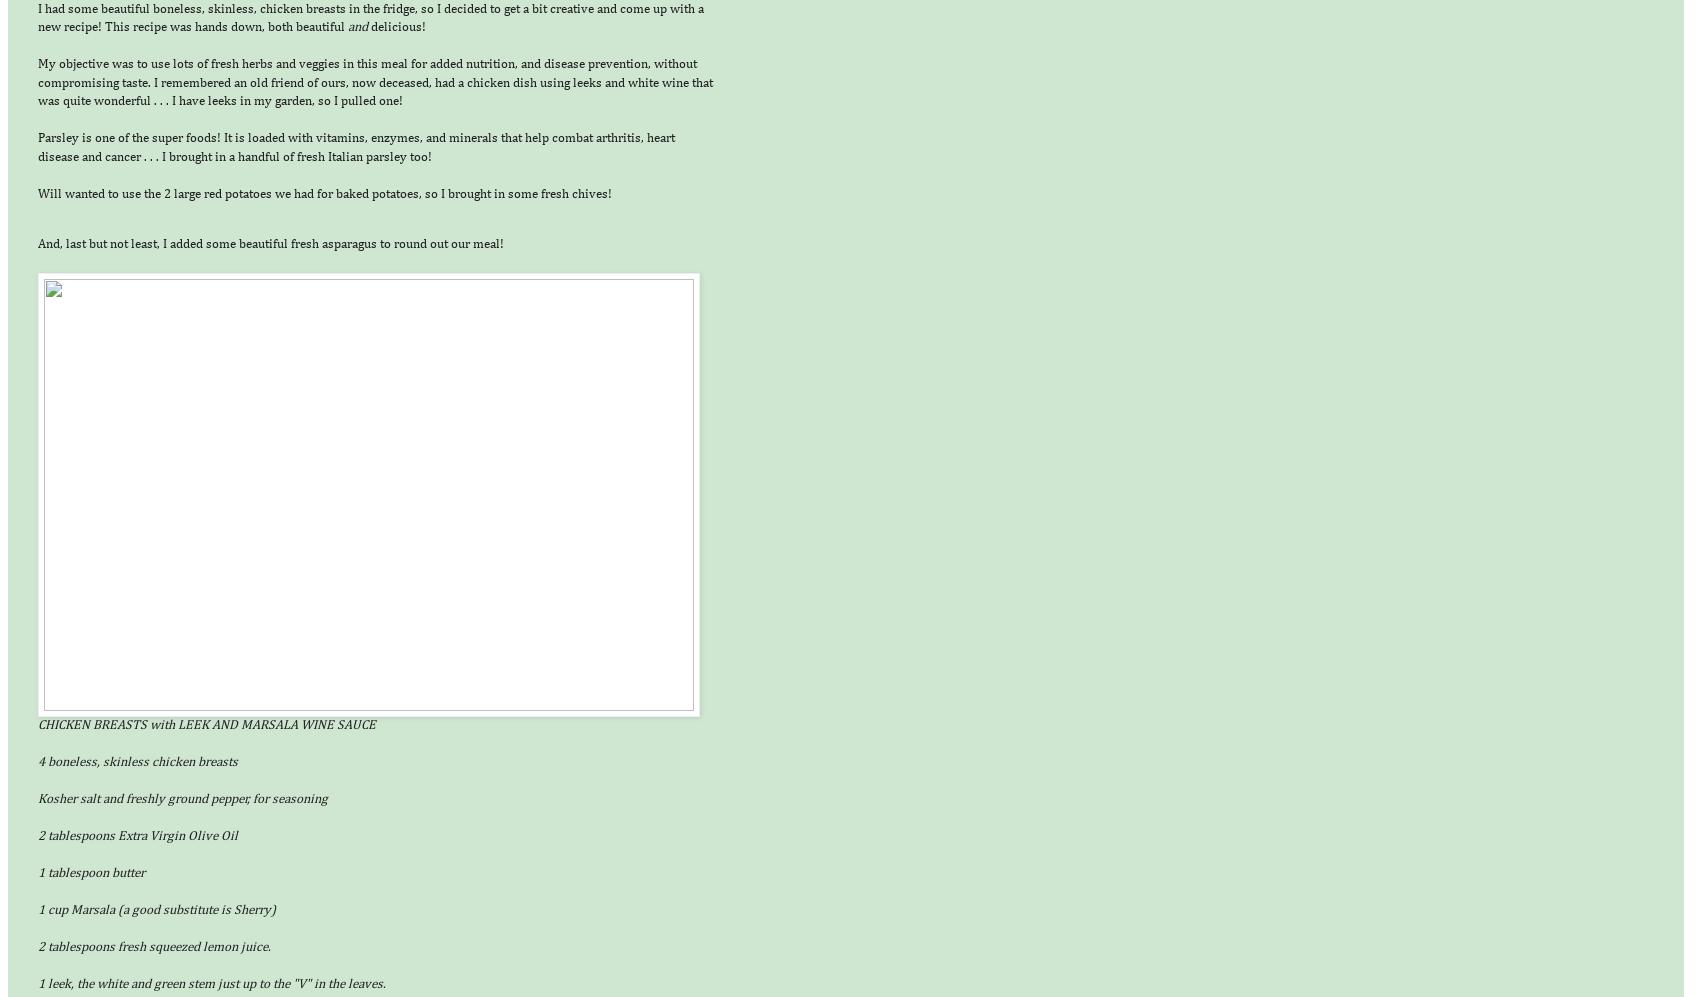 The width and height of the screenshot is (1700, 997). What do you see at coordinates (137, 836) in the screenshot?
I see `'2 tablespoons Extra Virgin Olive Oil'` at bounding box center [137, 836].